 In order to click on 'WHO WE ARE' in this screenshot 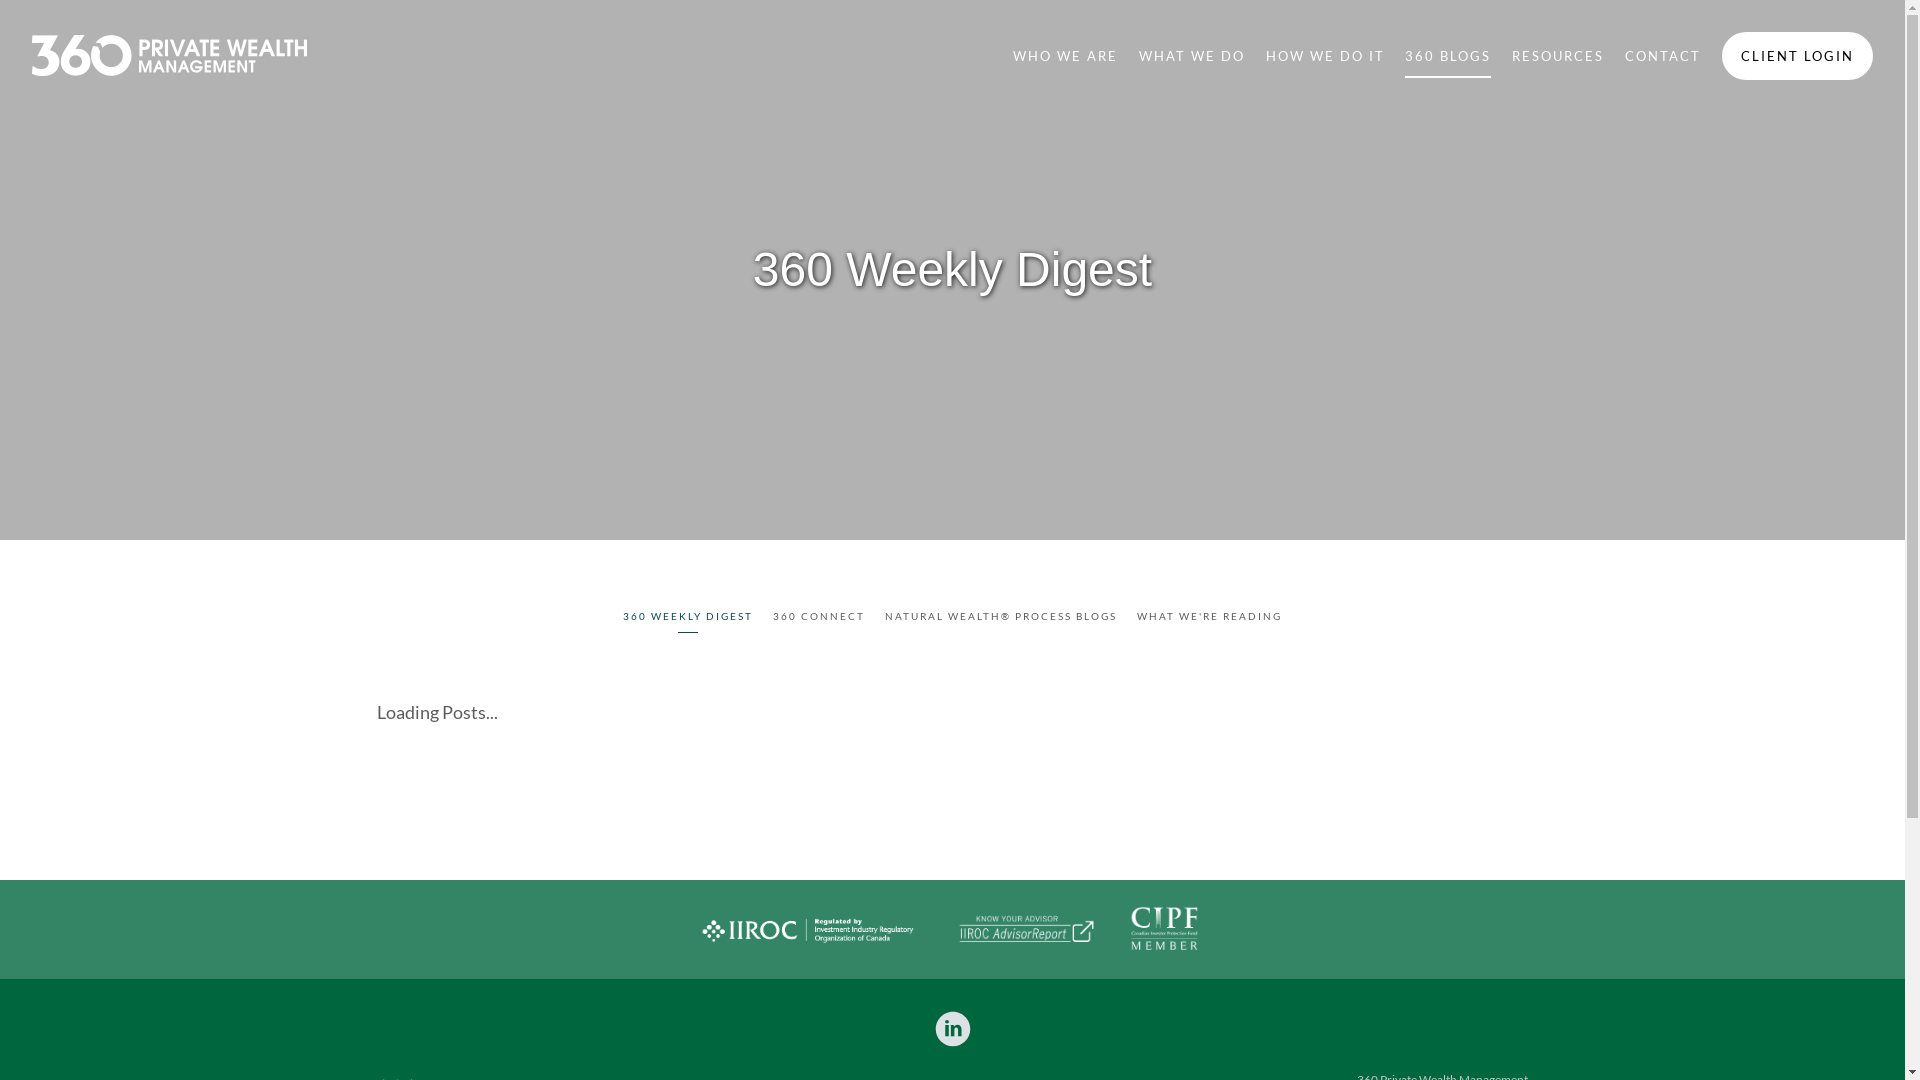, I will do `click(1012, 54)`.